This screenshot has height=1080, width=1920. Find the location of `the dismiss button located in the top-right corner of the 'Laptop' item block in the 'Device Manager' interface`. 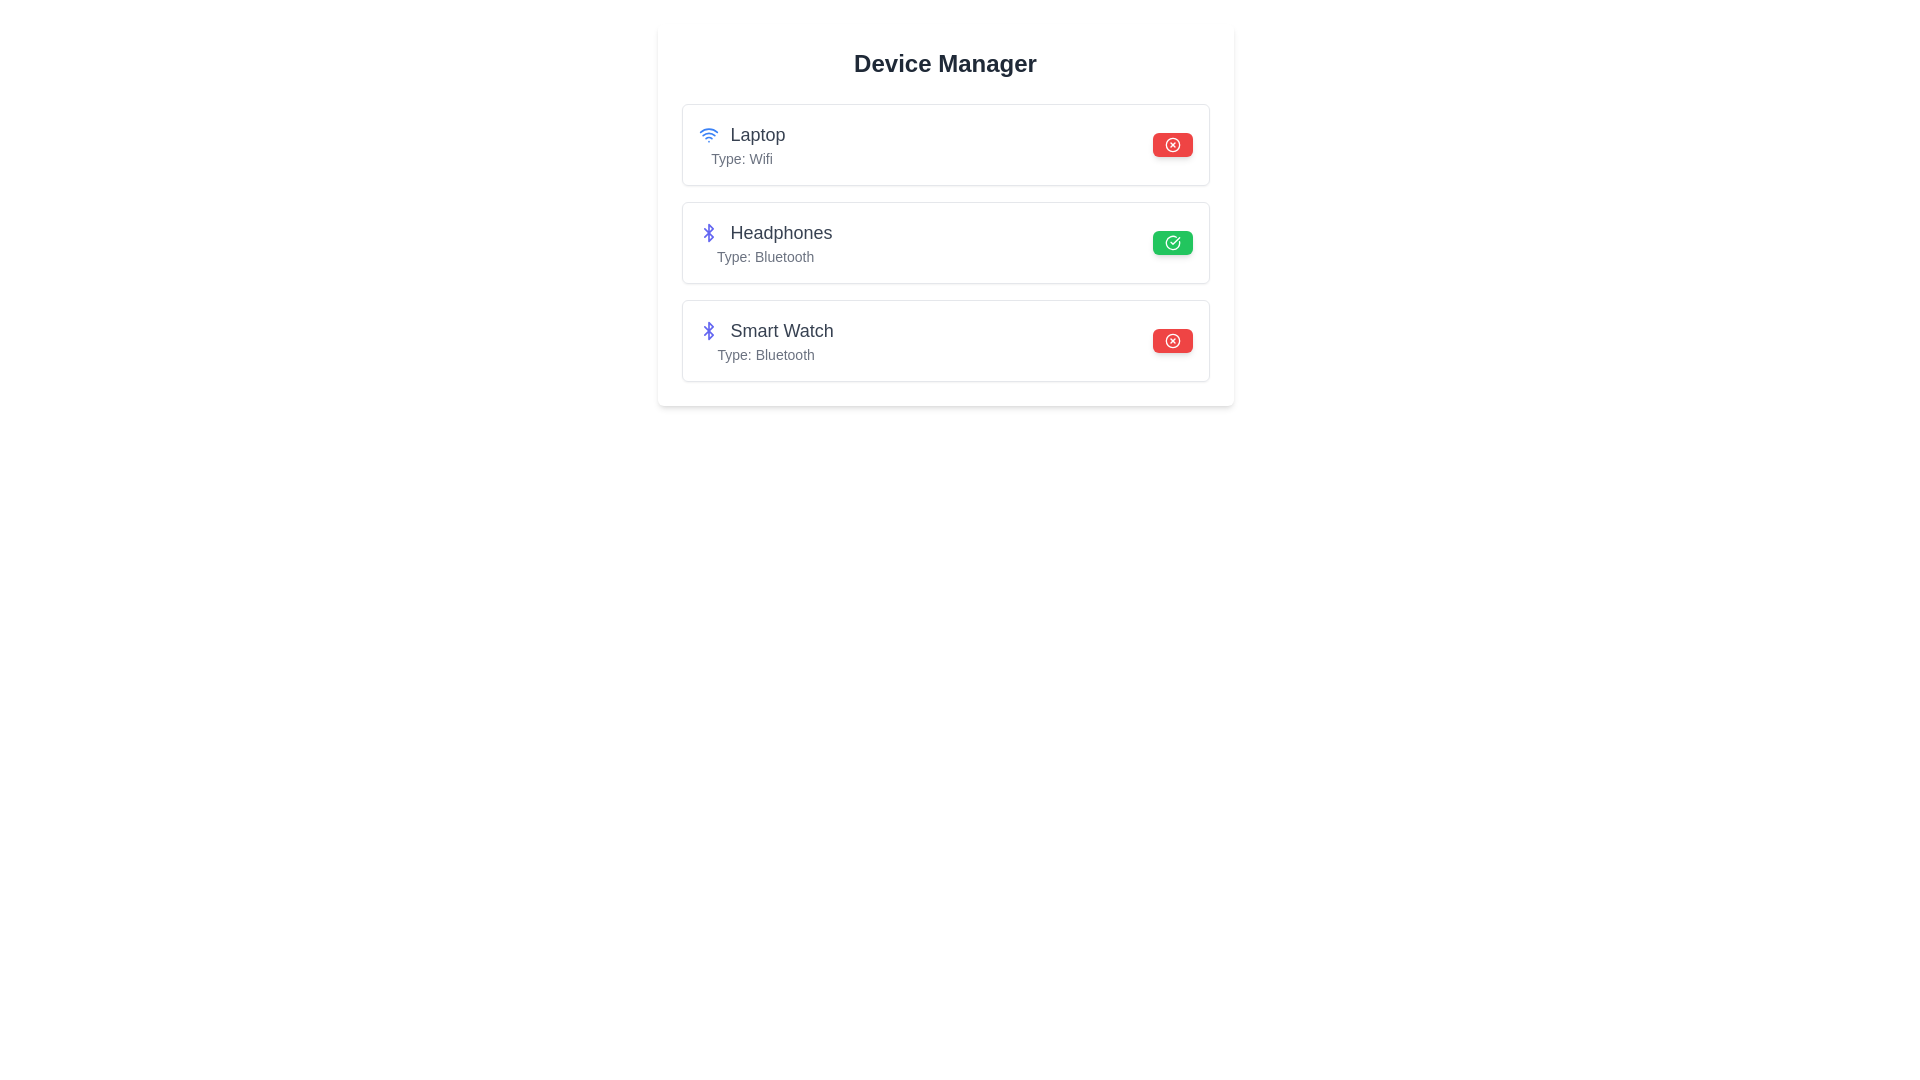

the dismiss button located in the top-right corner of the 'Laptop' item block in the 'Device Manager' interface is located at coordinates (1172, 144).